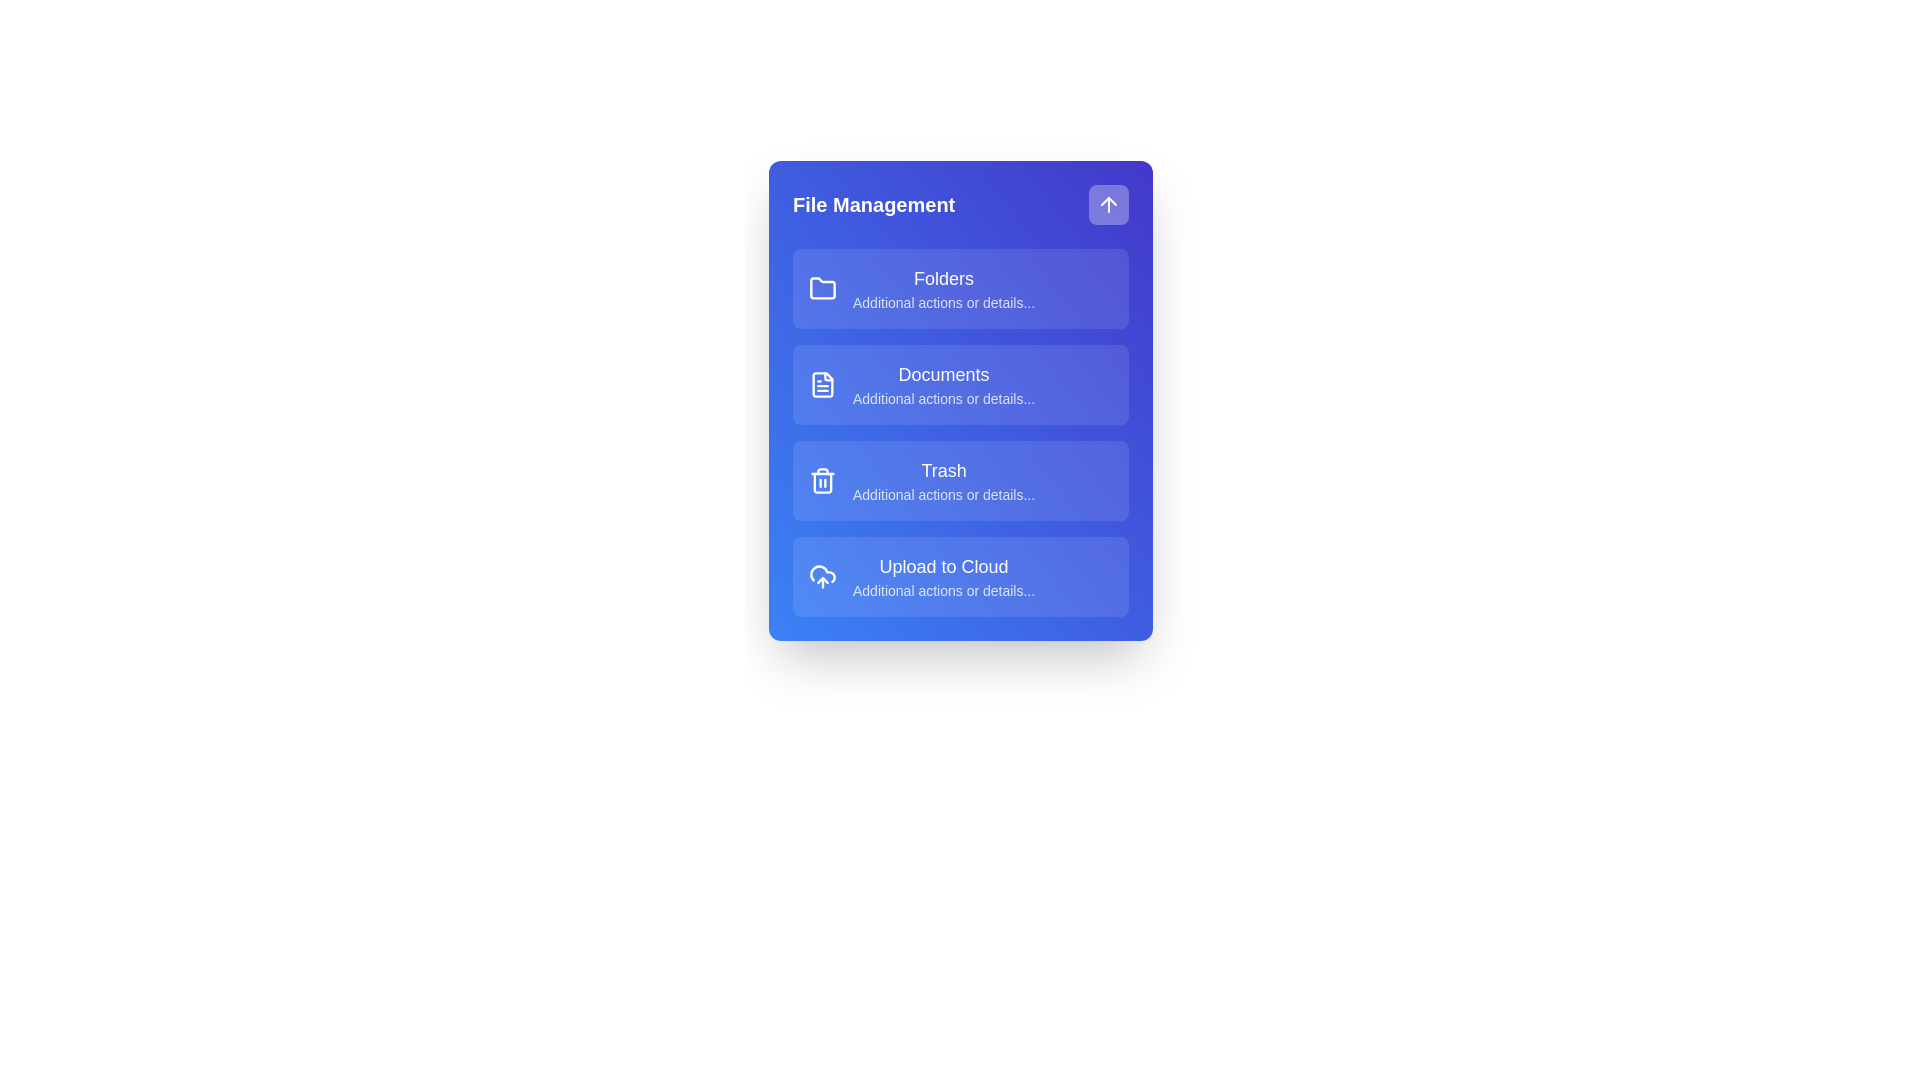  What do you see at coordinates (960, 481) in the screenshot?
I see `the menu item Trash` at bounding box center [960, 481].